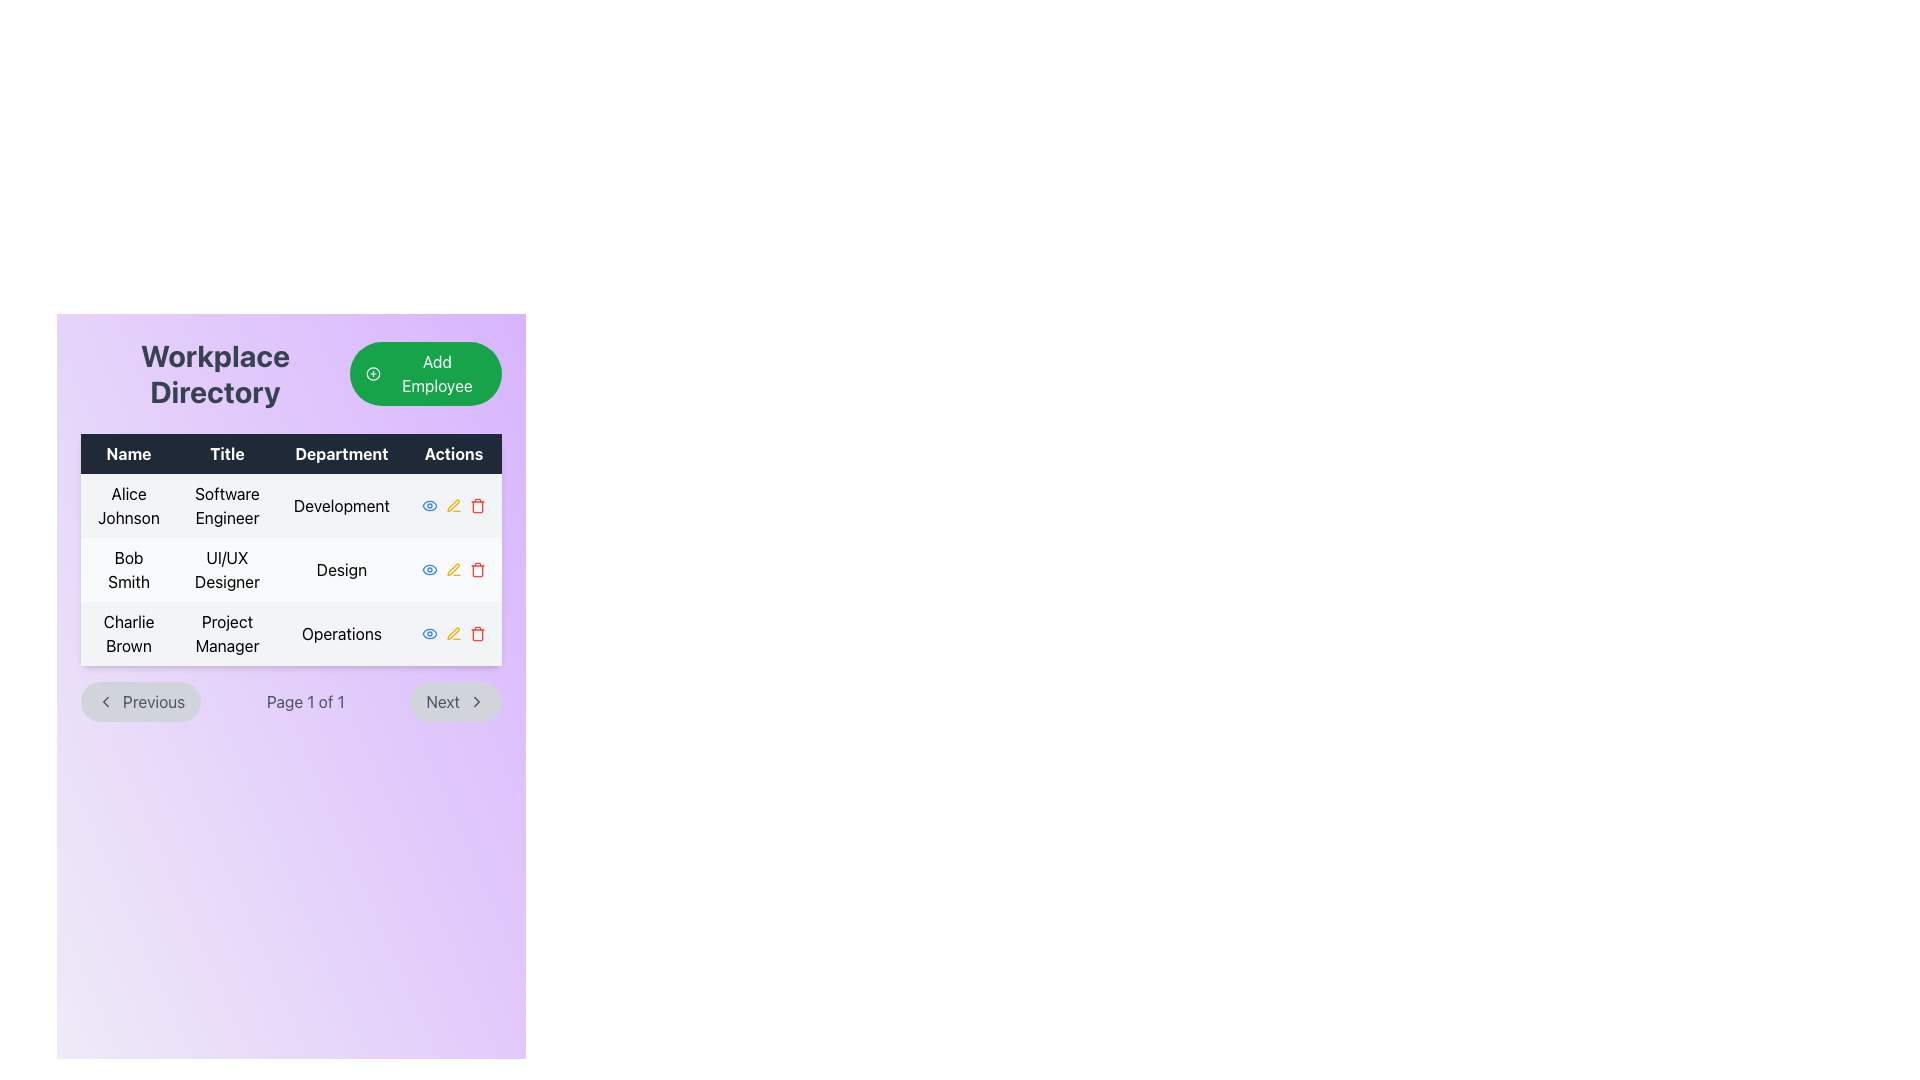 This screenshot has width=1920, height=1080. What do you see at coordinates (290, 633) in the screenshot?
I see `the table row containing information about 'Charlie Brown', which includes his title 'Project Manager' and department 'Operations'` at bounding box center [290, 633].